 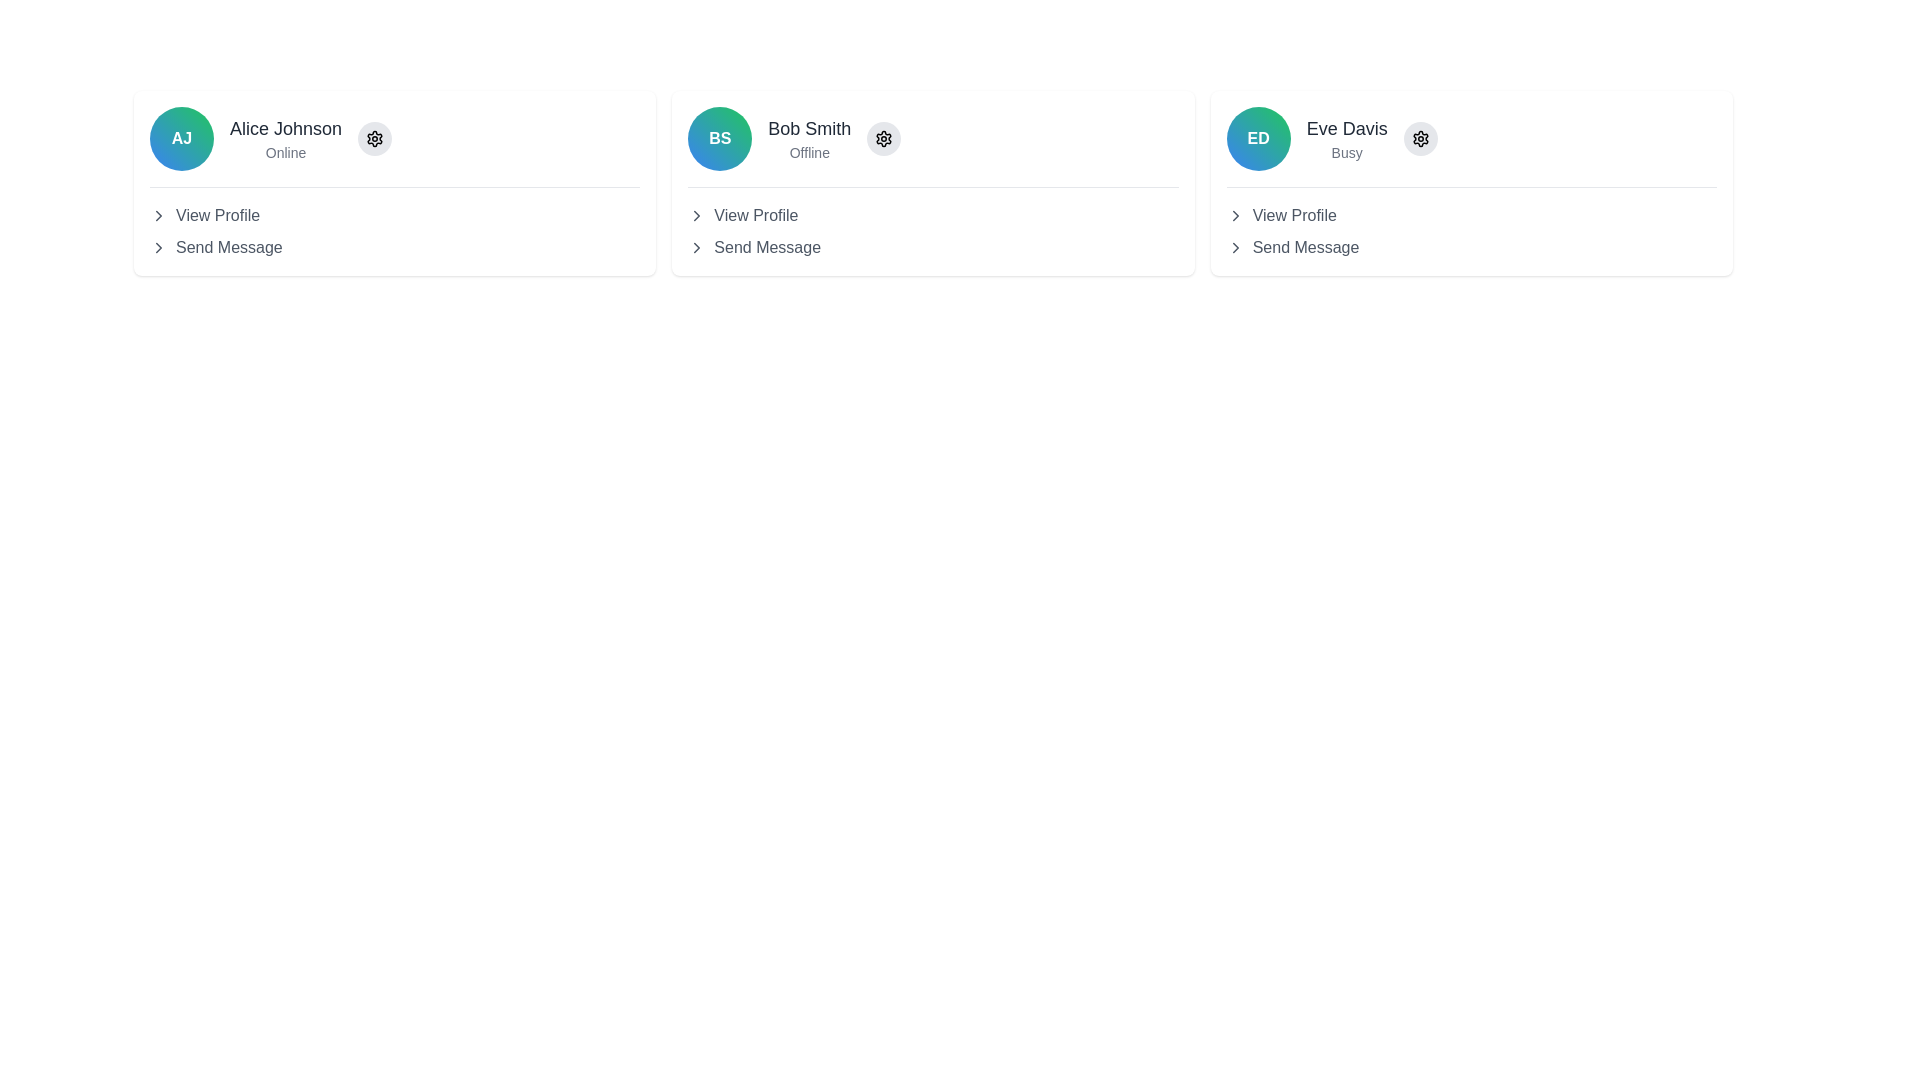 I want to click on text displayed in the vertical block showing 'Bob Smith' with status 'Offline' located centrally in the user card layout, so click(x=809, y=137).